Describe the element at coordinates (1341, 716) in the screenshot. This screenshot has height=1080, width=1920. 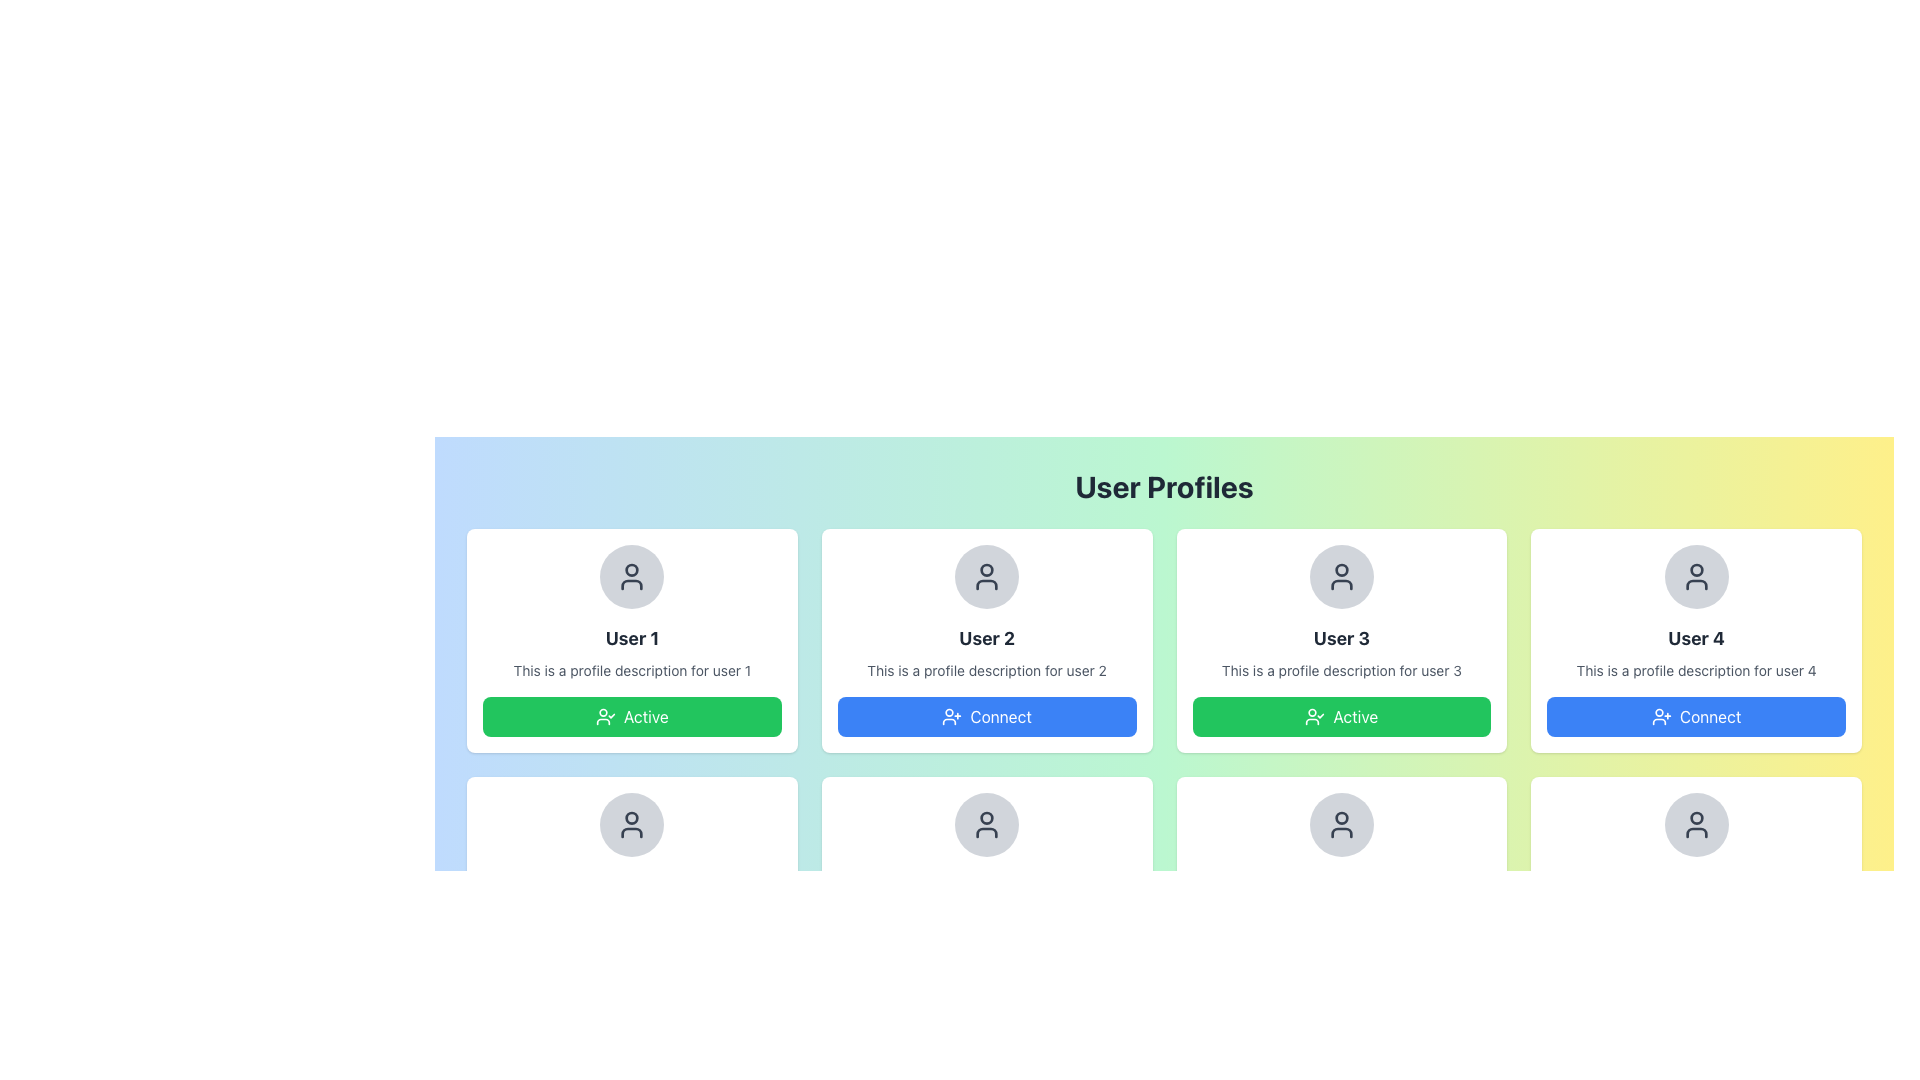
I see `the green rectangular button labeled 'Active' with a checkmark icon, located at the bottom center of the 'User 3' card` at that location.